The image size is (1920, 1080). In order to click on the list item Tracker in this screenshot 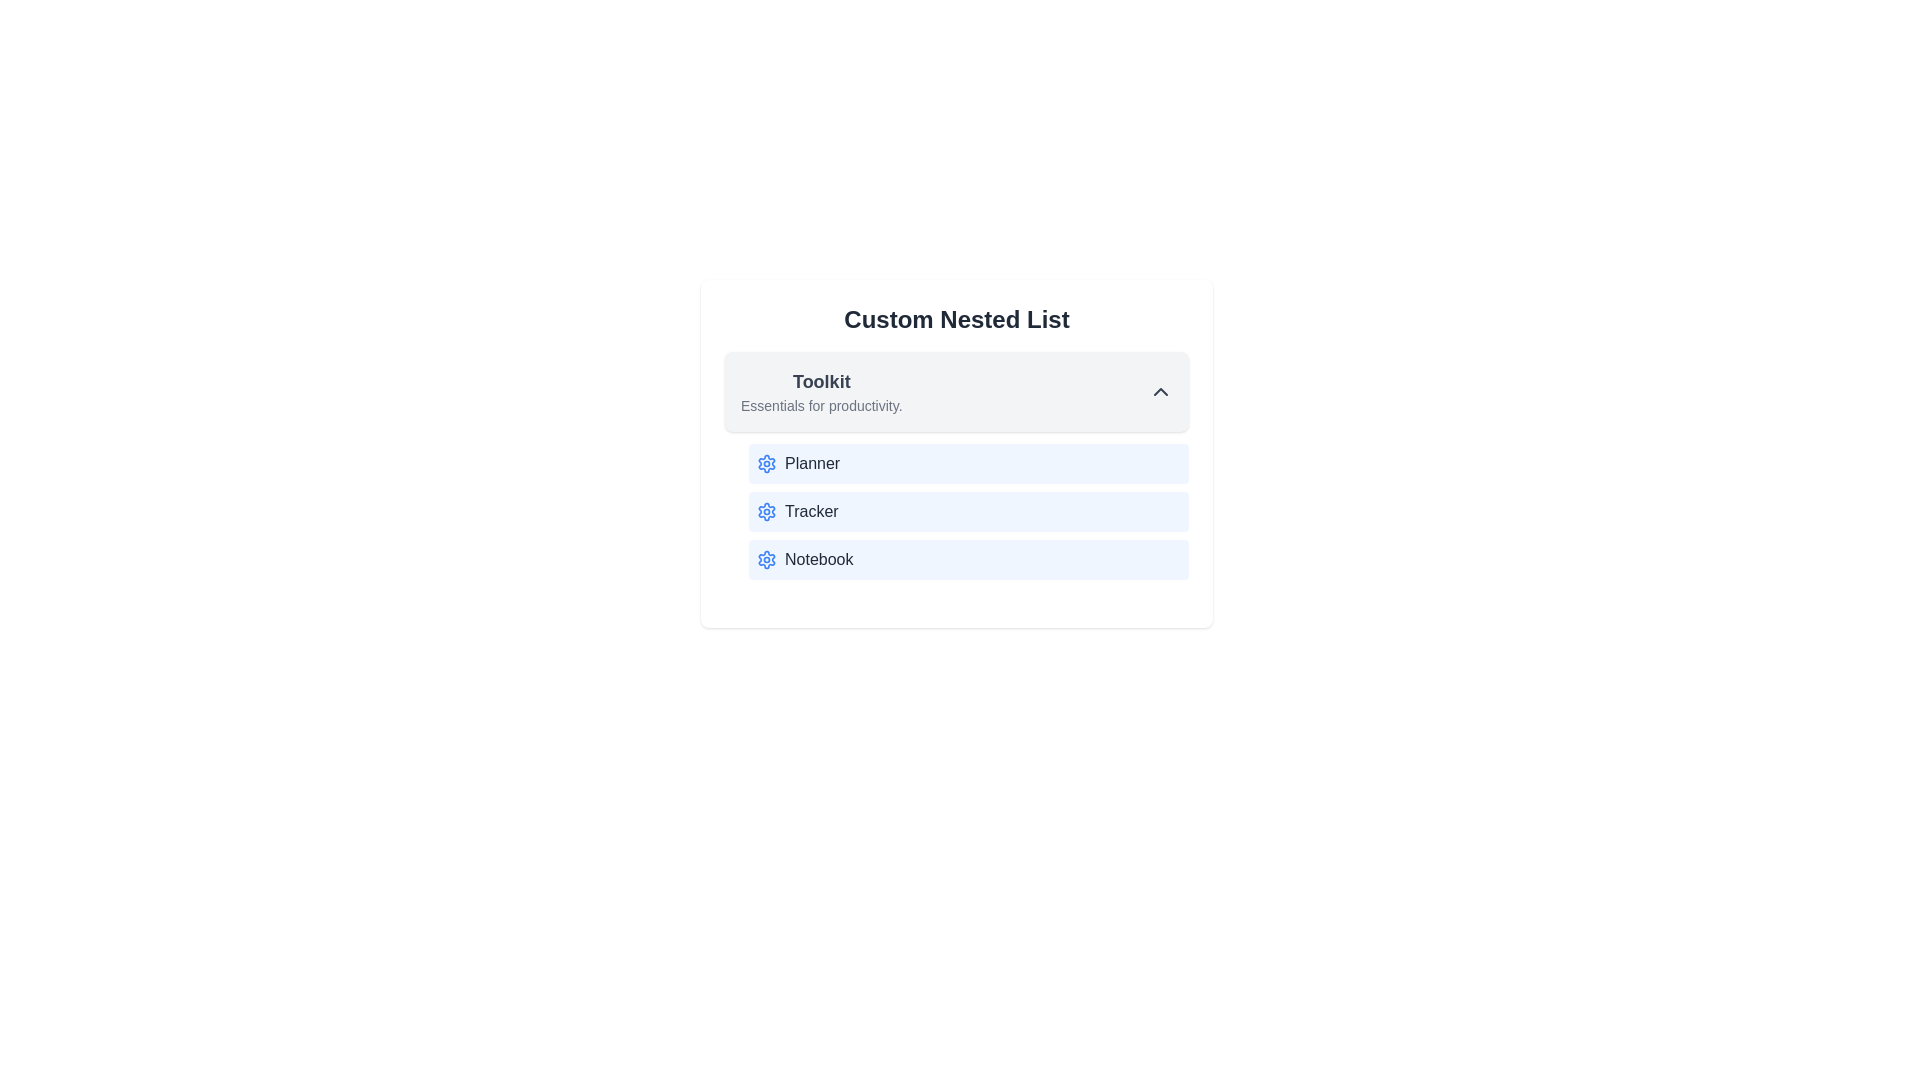, I will do `click(969, 511)`.